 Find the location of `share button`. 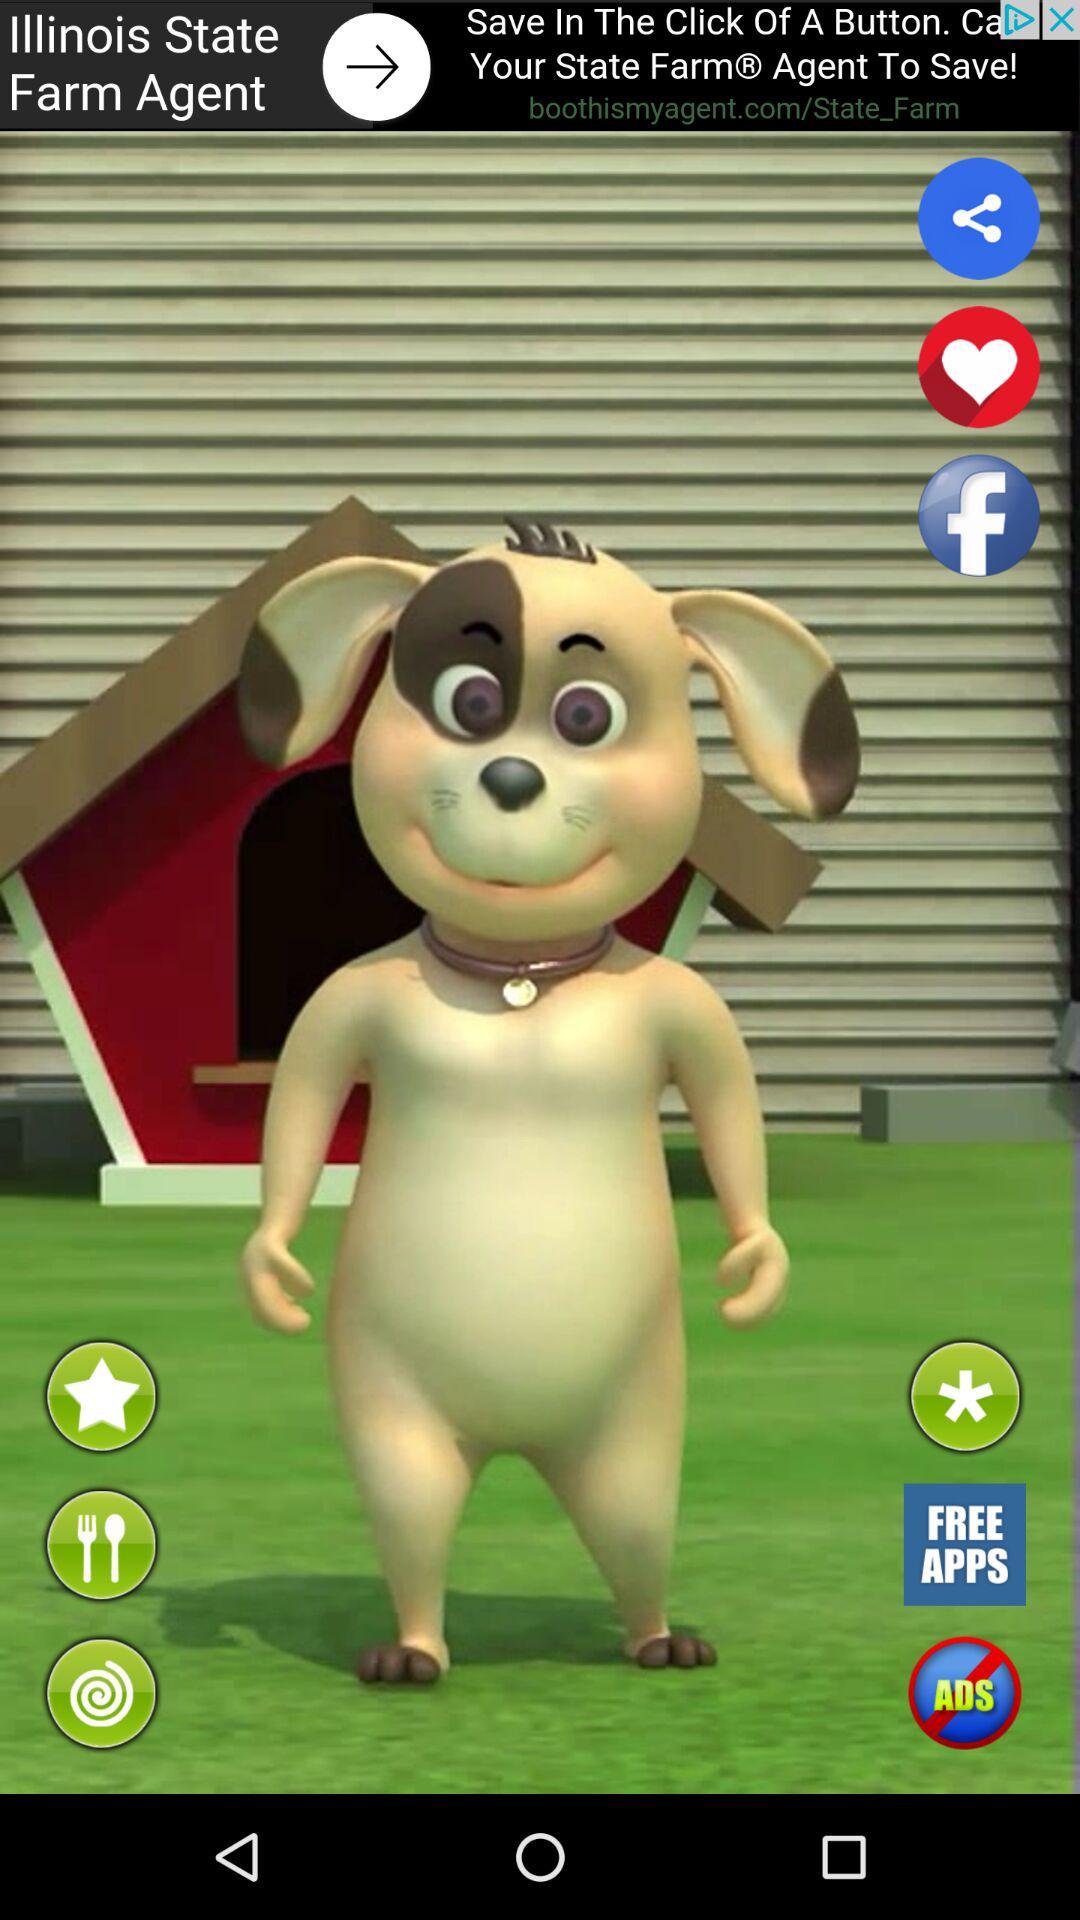

share button is located at coordinates (978, 218).